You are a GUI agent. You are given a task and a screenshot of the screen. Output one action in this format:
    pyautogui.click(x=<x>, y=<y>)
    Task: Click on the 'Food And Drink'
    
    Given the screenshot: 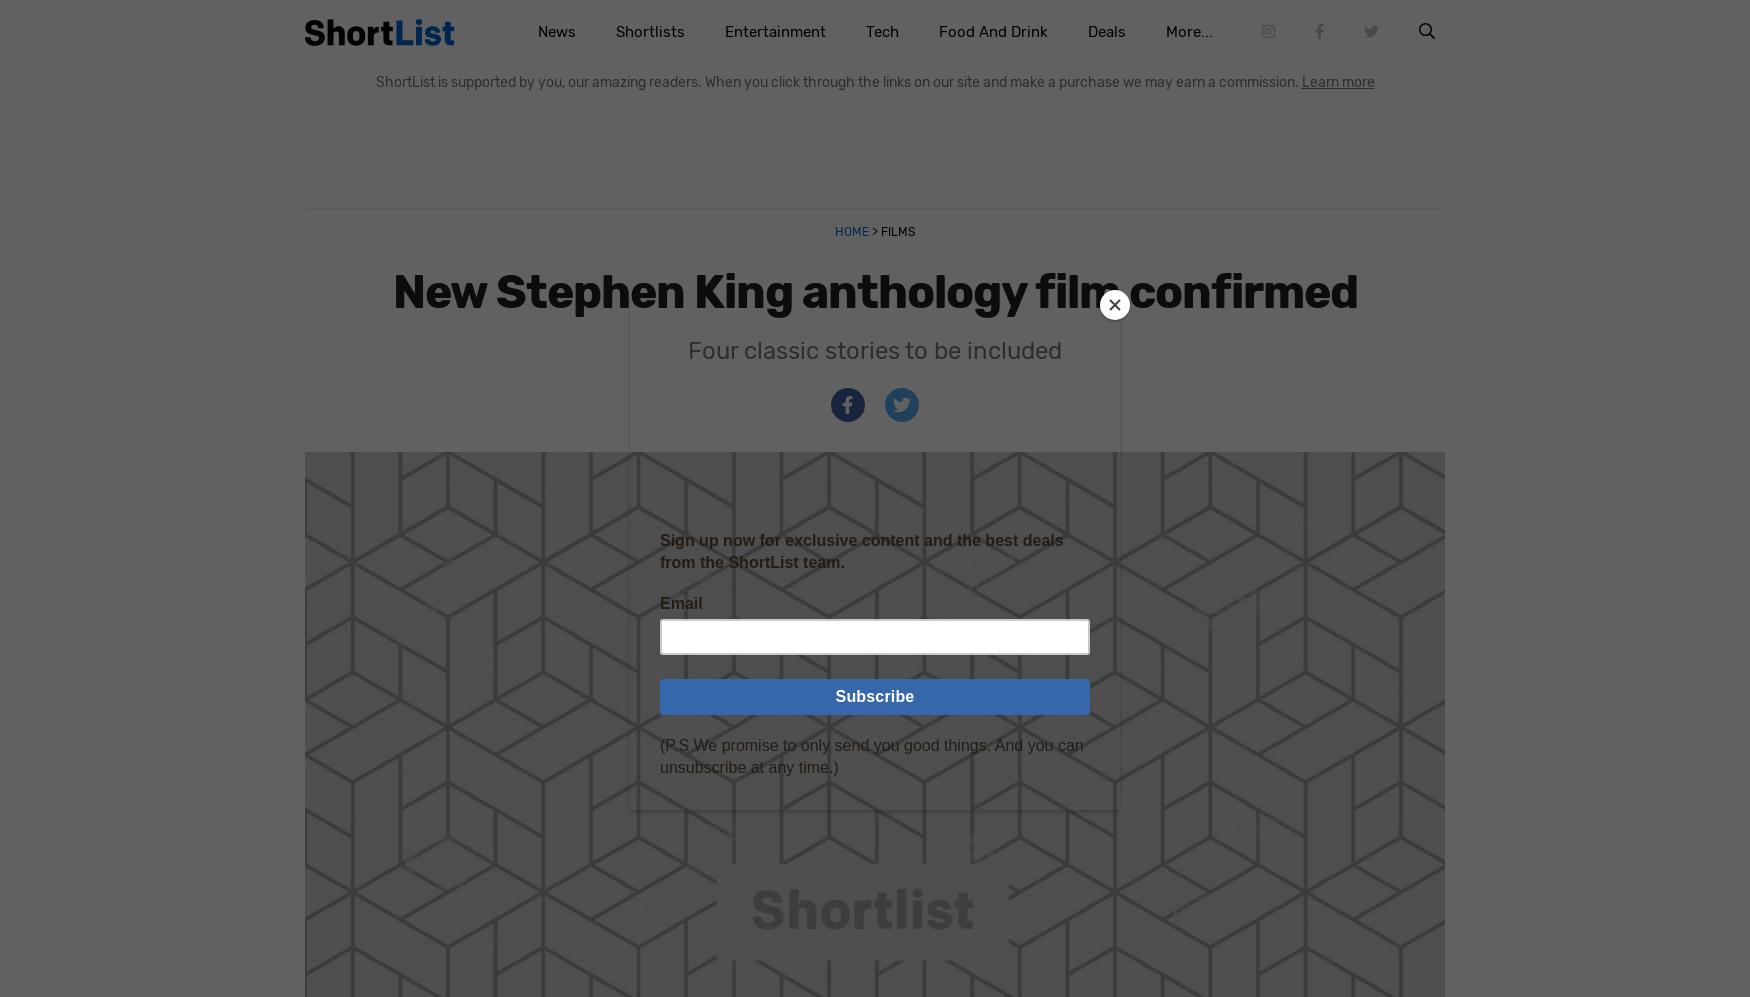 What is the action you would take?
    pyautogui.click(x=992, y=32)
    